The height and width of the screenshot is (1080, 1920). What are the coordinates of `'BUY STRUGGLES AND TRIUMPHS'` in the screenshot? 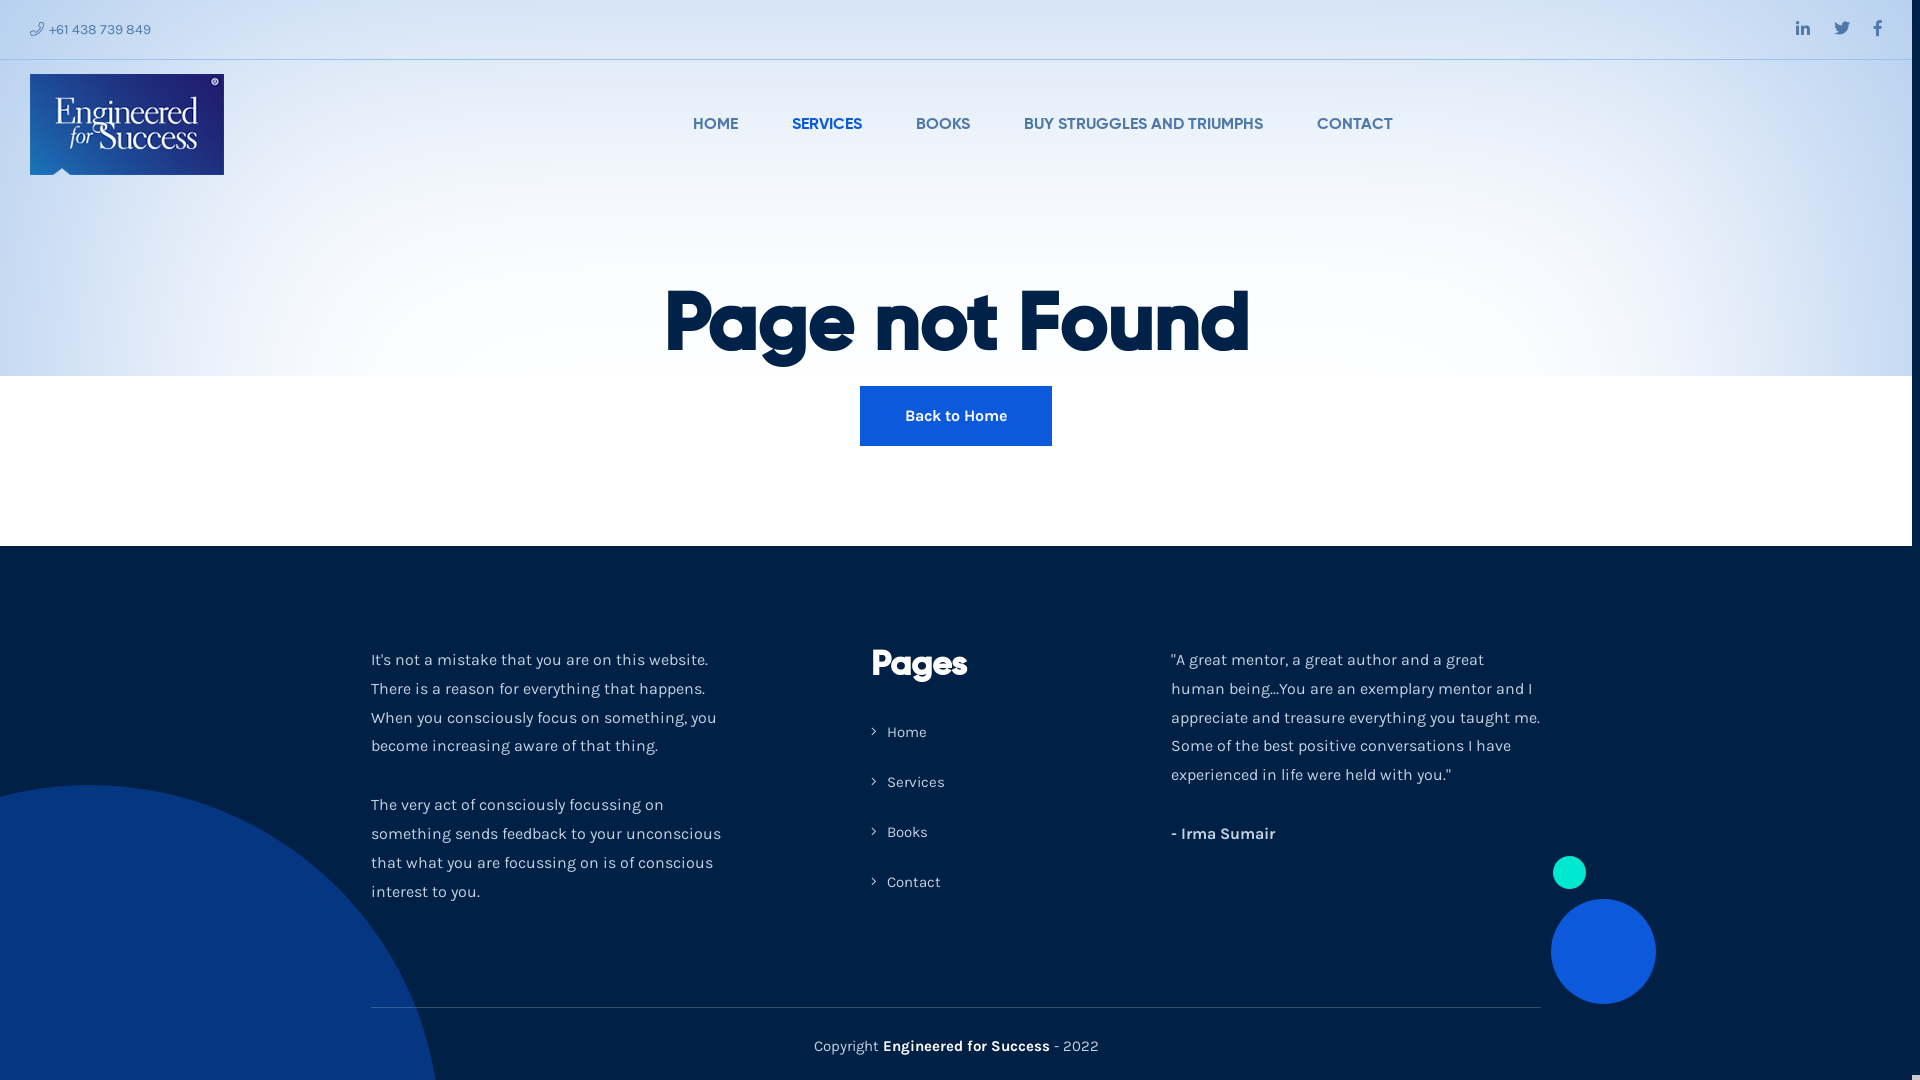 It's located at (1143, 124).